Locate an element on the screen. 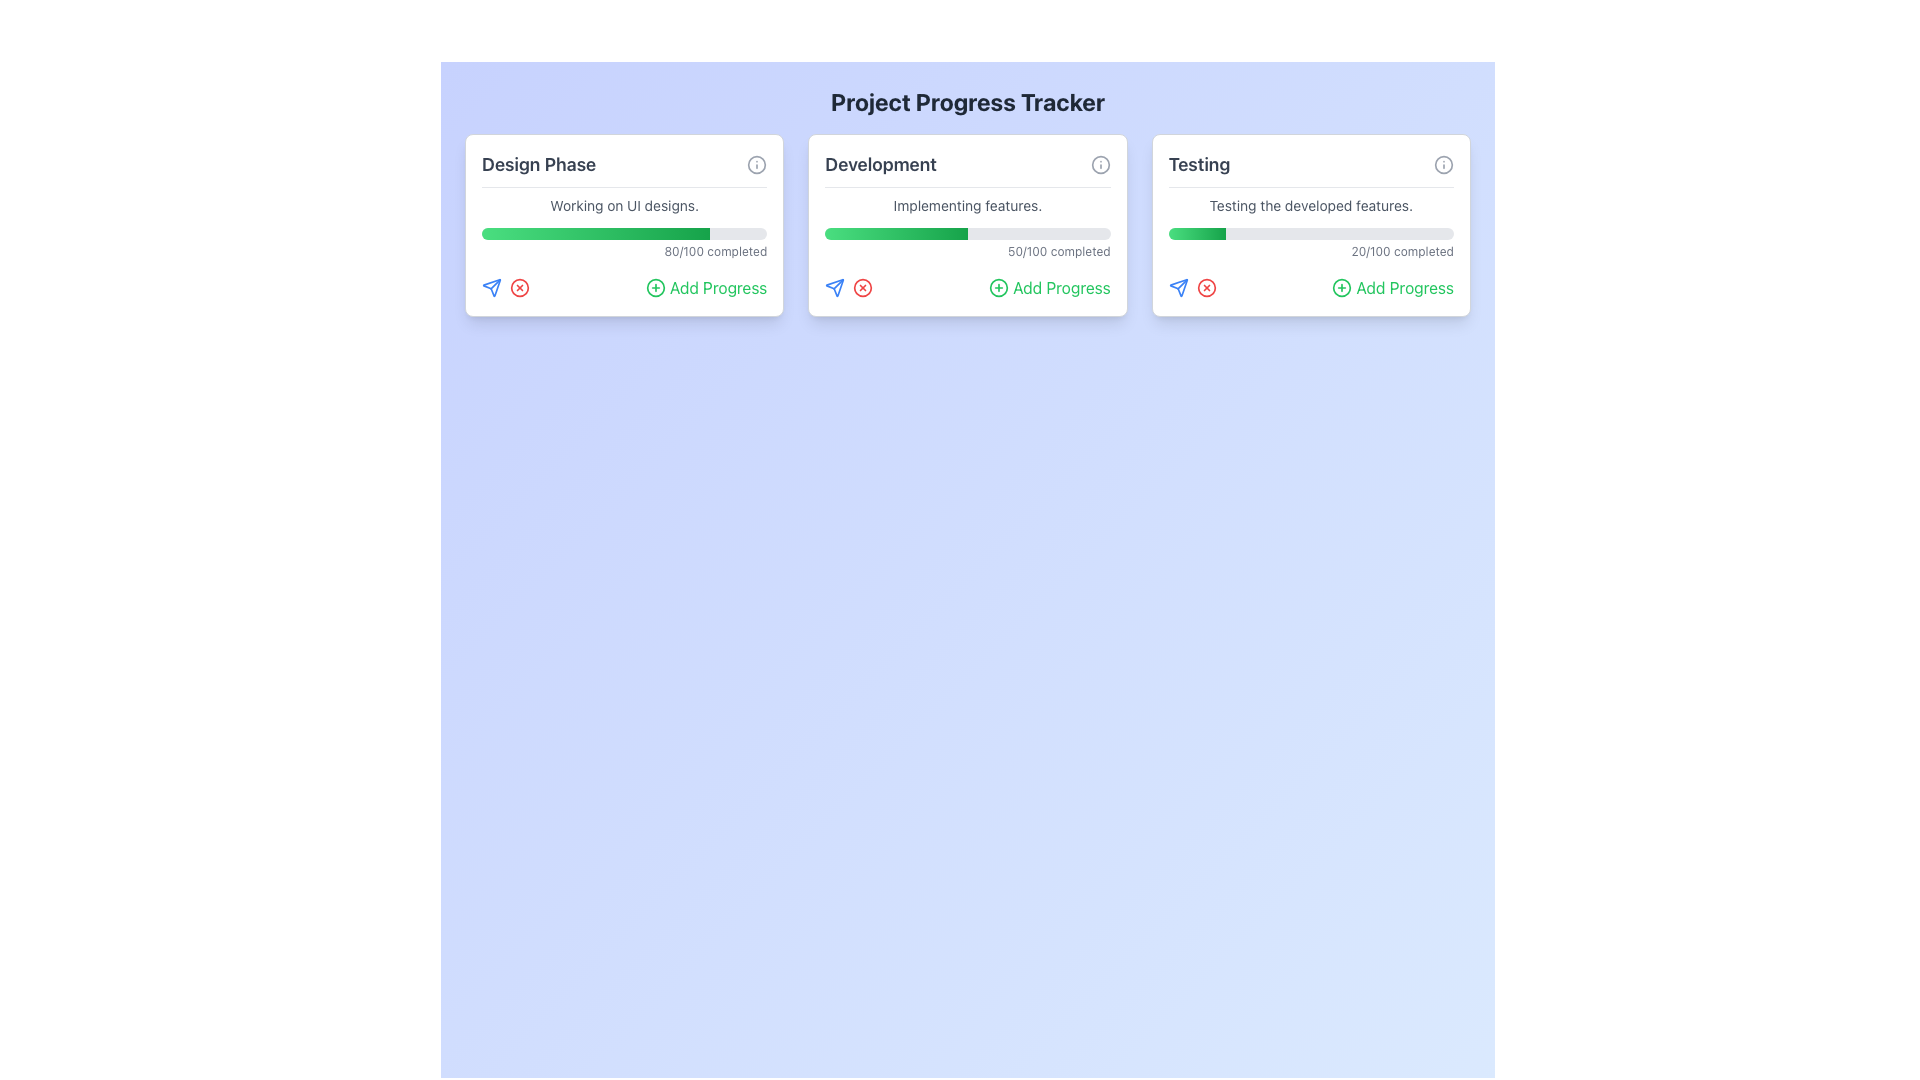  the 'Add Progress' button, which is a green textual link with a plus sign icon, located in the lower right section of the middle card in the three-column grid layout labeled 'Development' is located at coordinates (1048, 288).